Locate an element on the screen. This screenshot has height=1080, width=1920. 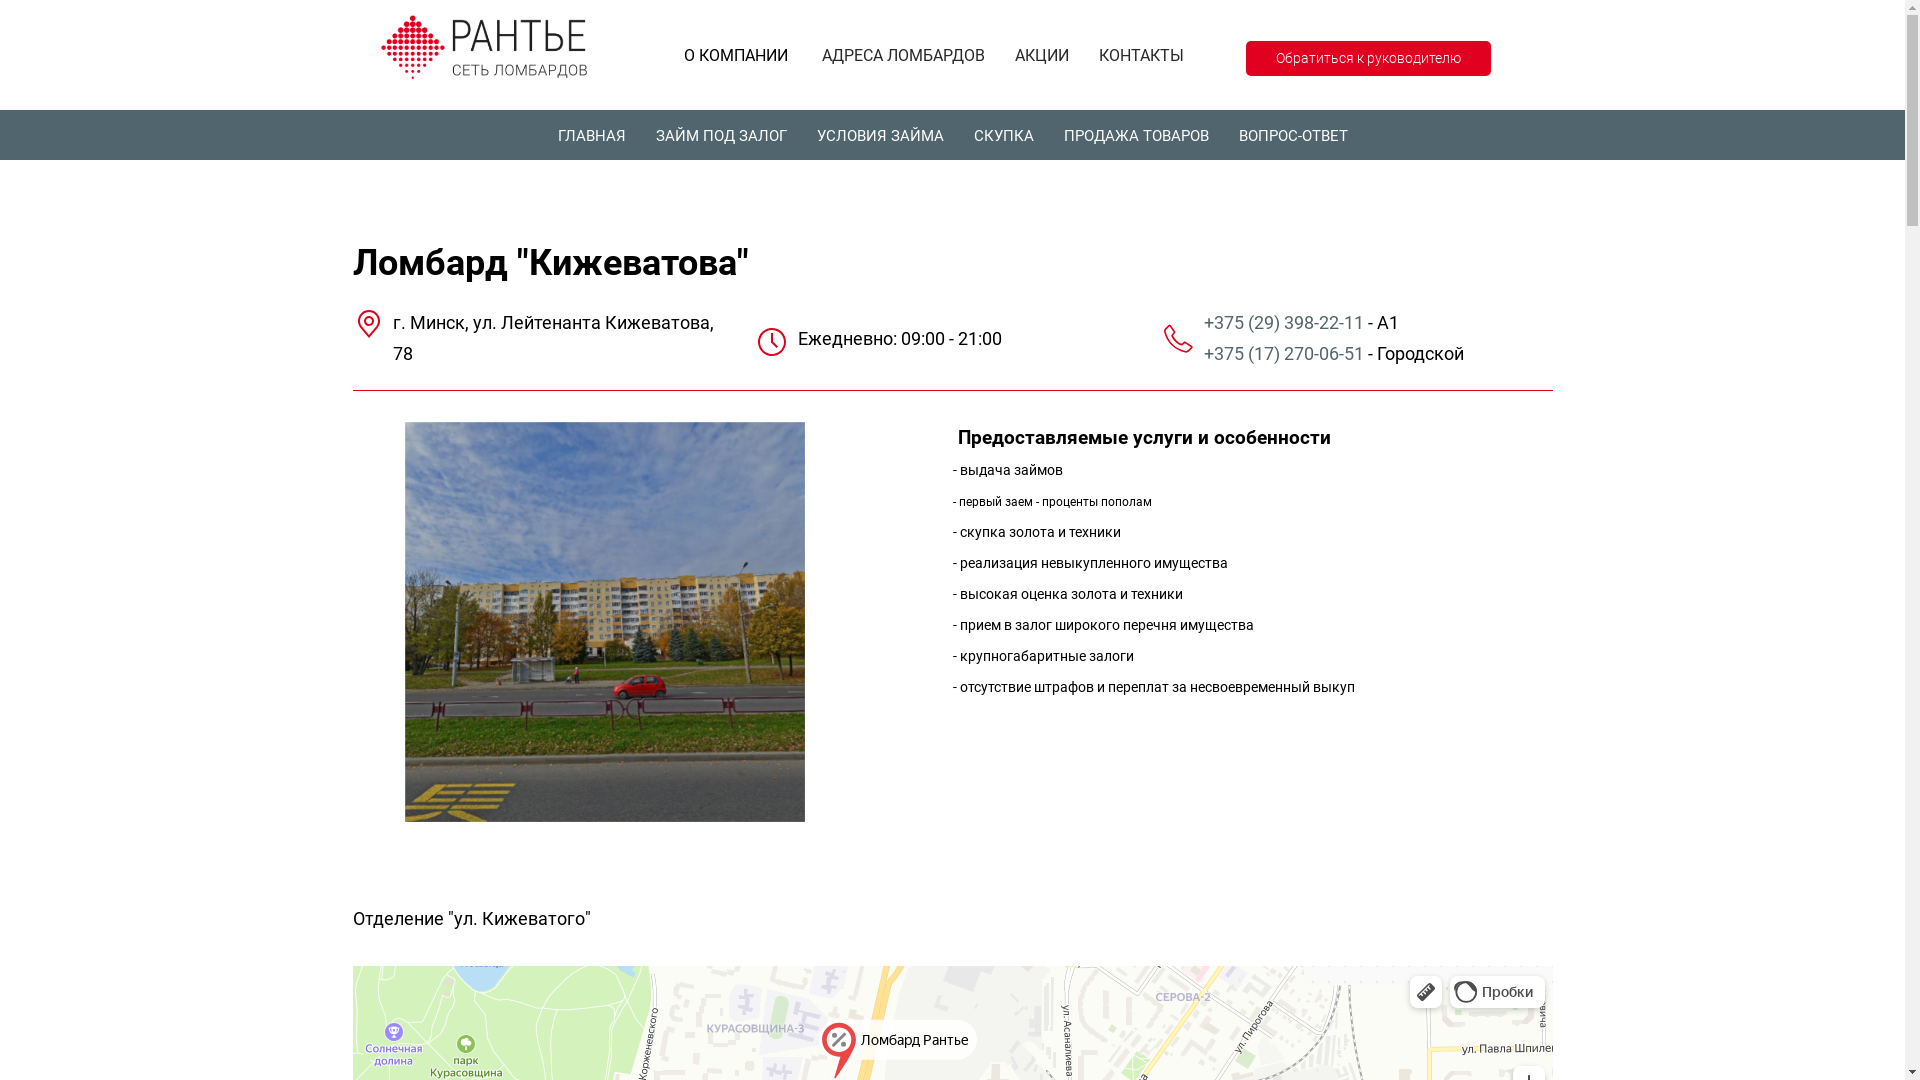
'+375 (17) 270-06-51' is located at coordinates (1283, 352).